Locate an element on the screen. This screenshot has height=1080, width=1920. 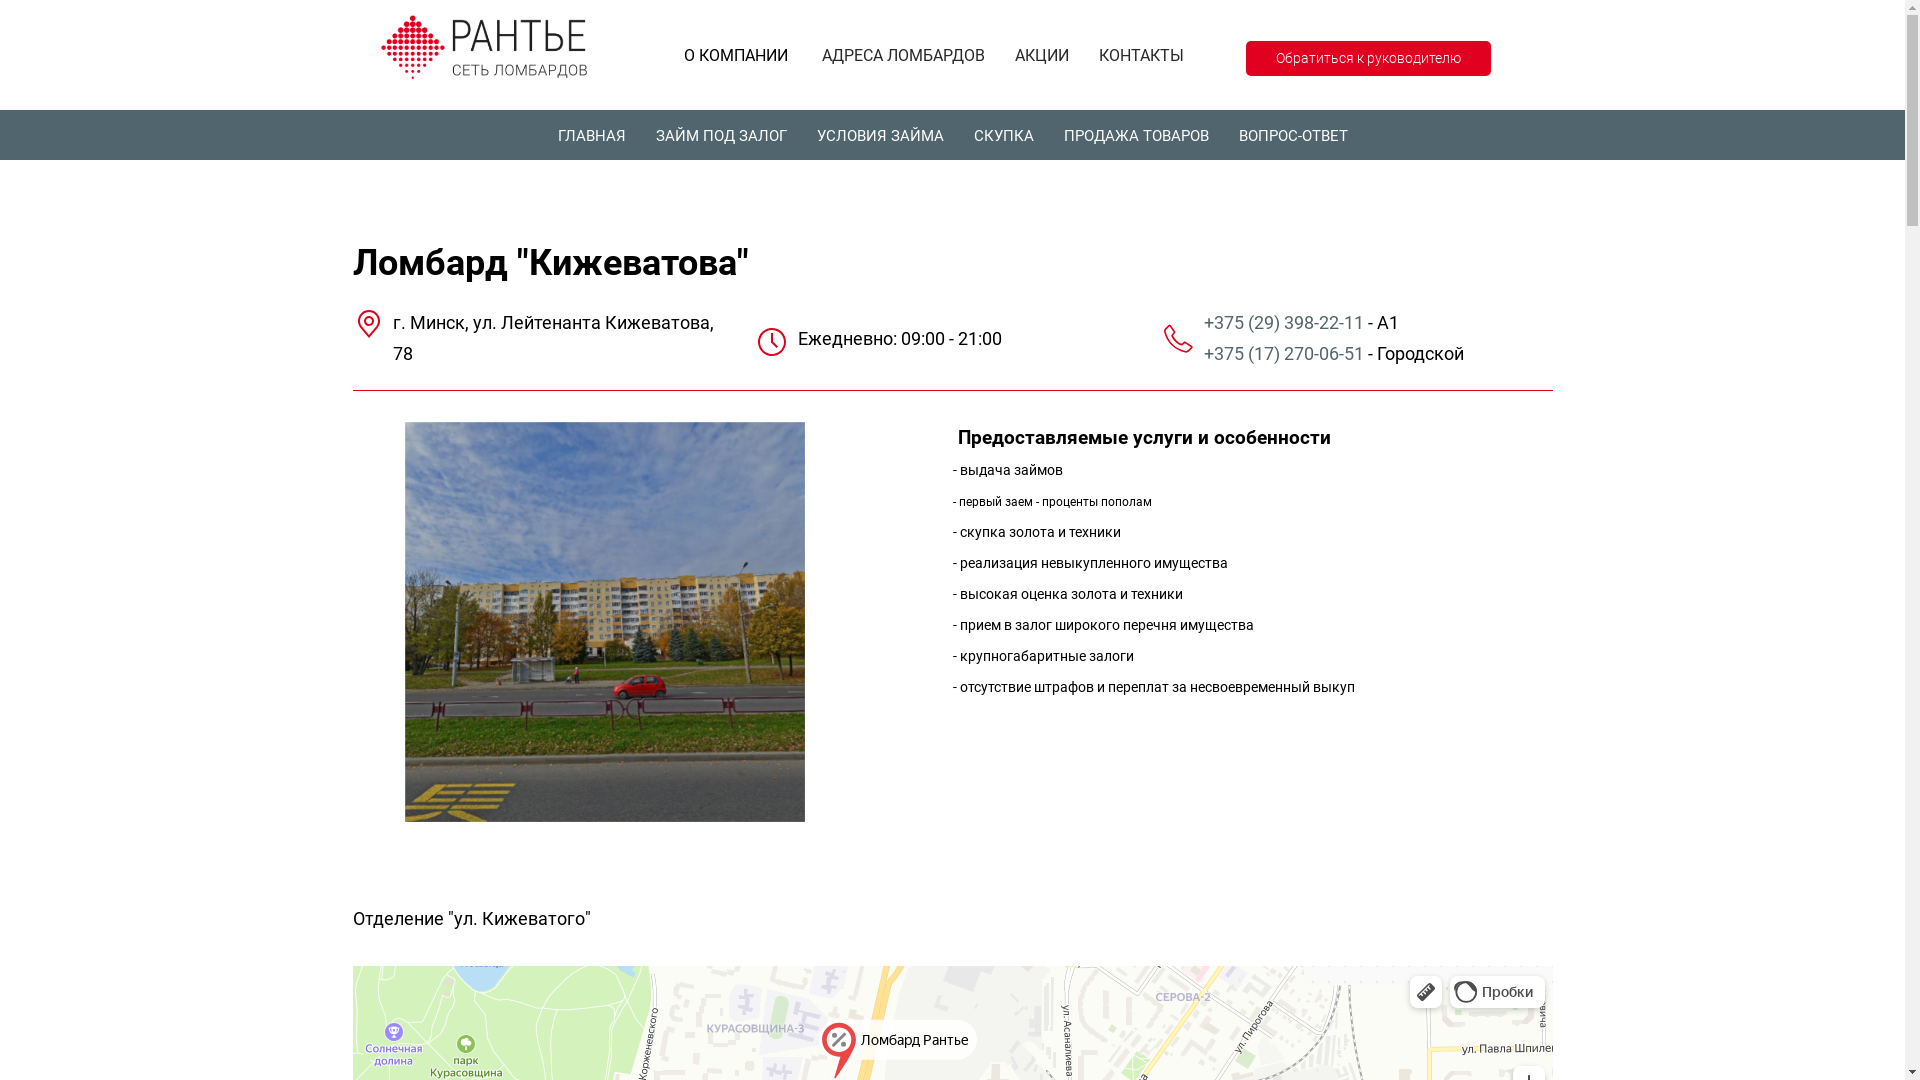
'+375 (17) 270-06-51' is located at coordinates (1283, 352).